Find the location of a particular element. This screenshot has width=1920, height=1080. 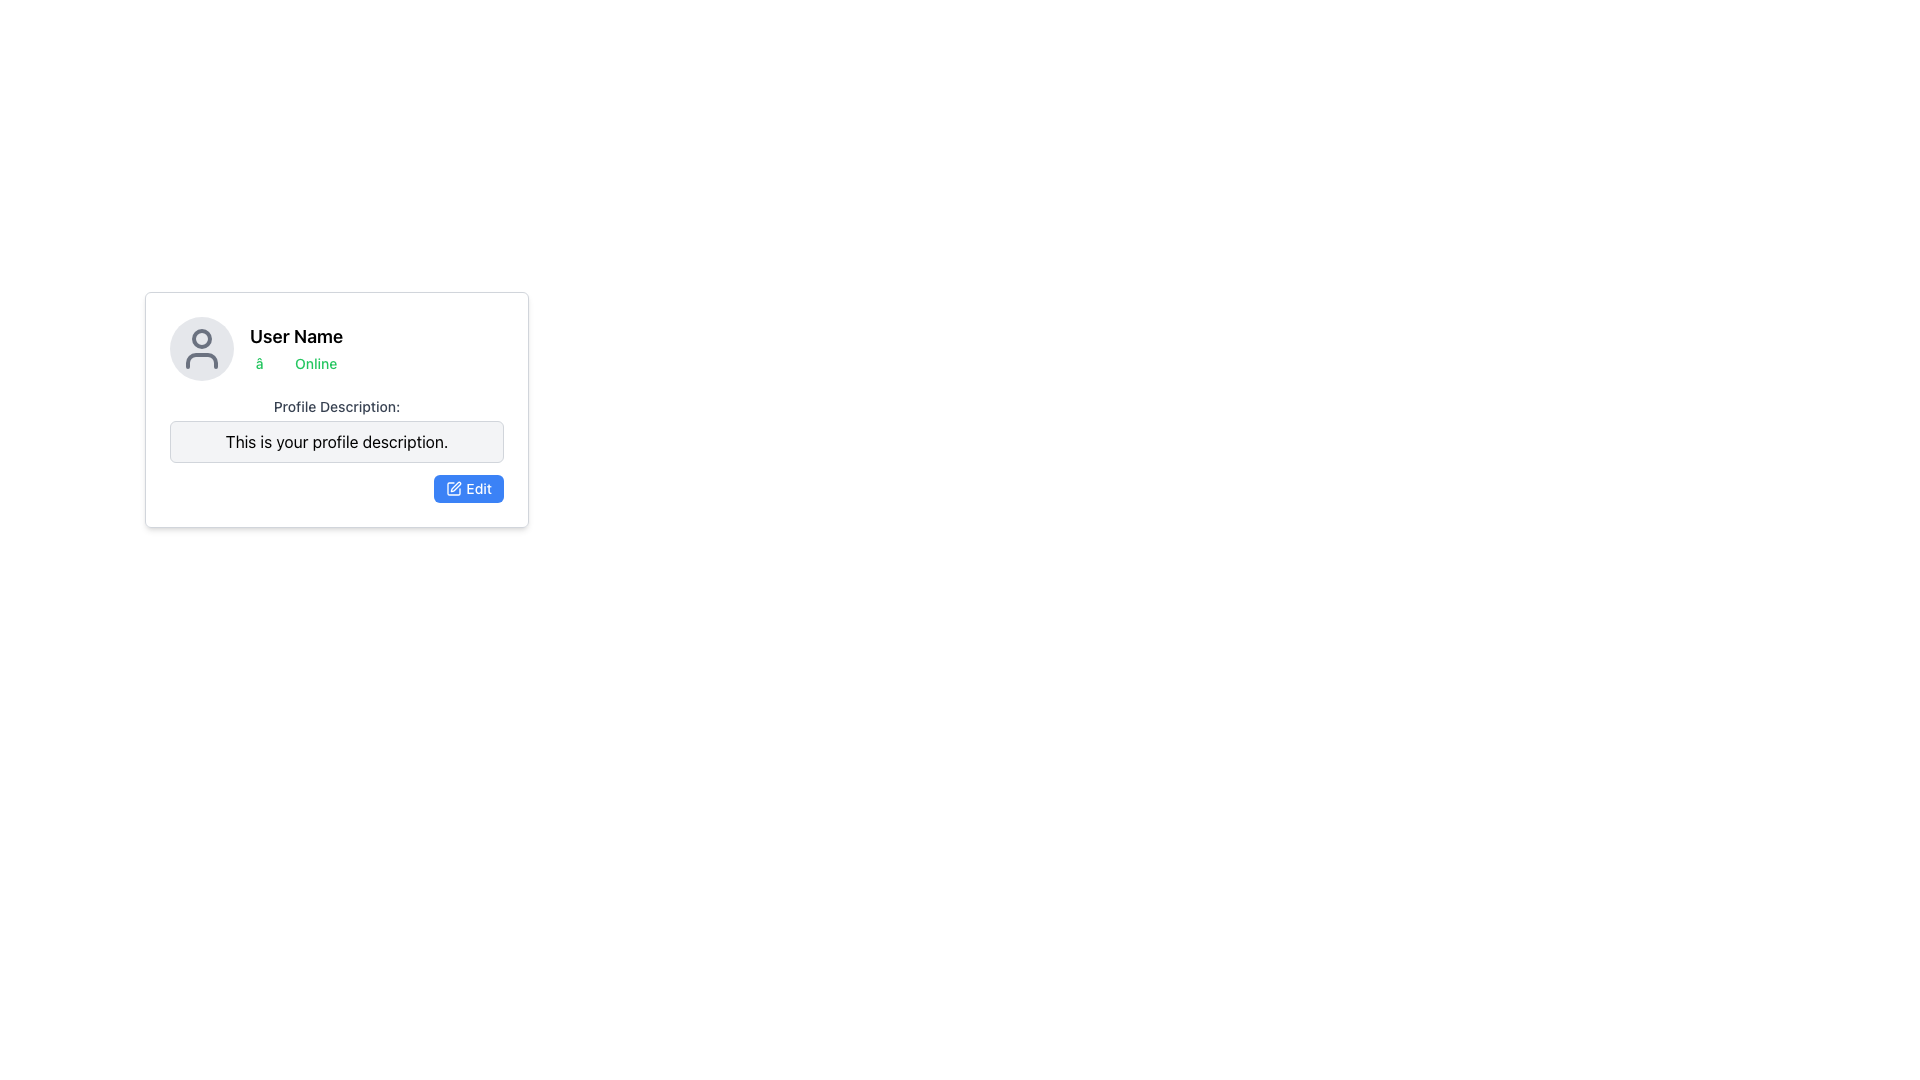

the Composite display component that shows the user's name and online status, located at the top of the bordered card above the 'Profile Description' field is located at coordinates (336, 347).